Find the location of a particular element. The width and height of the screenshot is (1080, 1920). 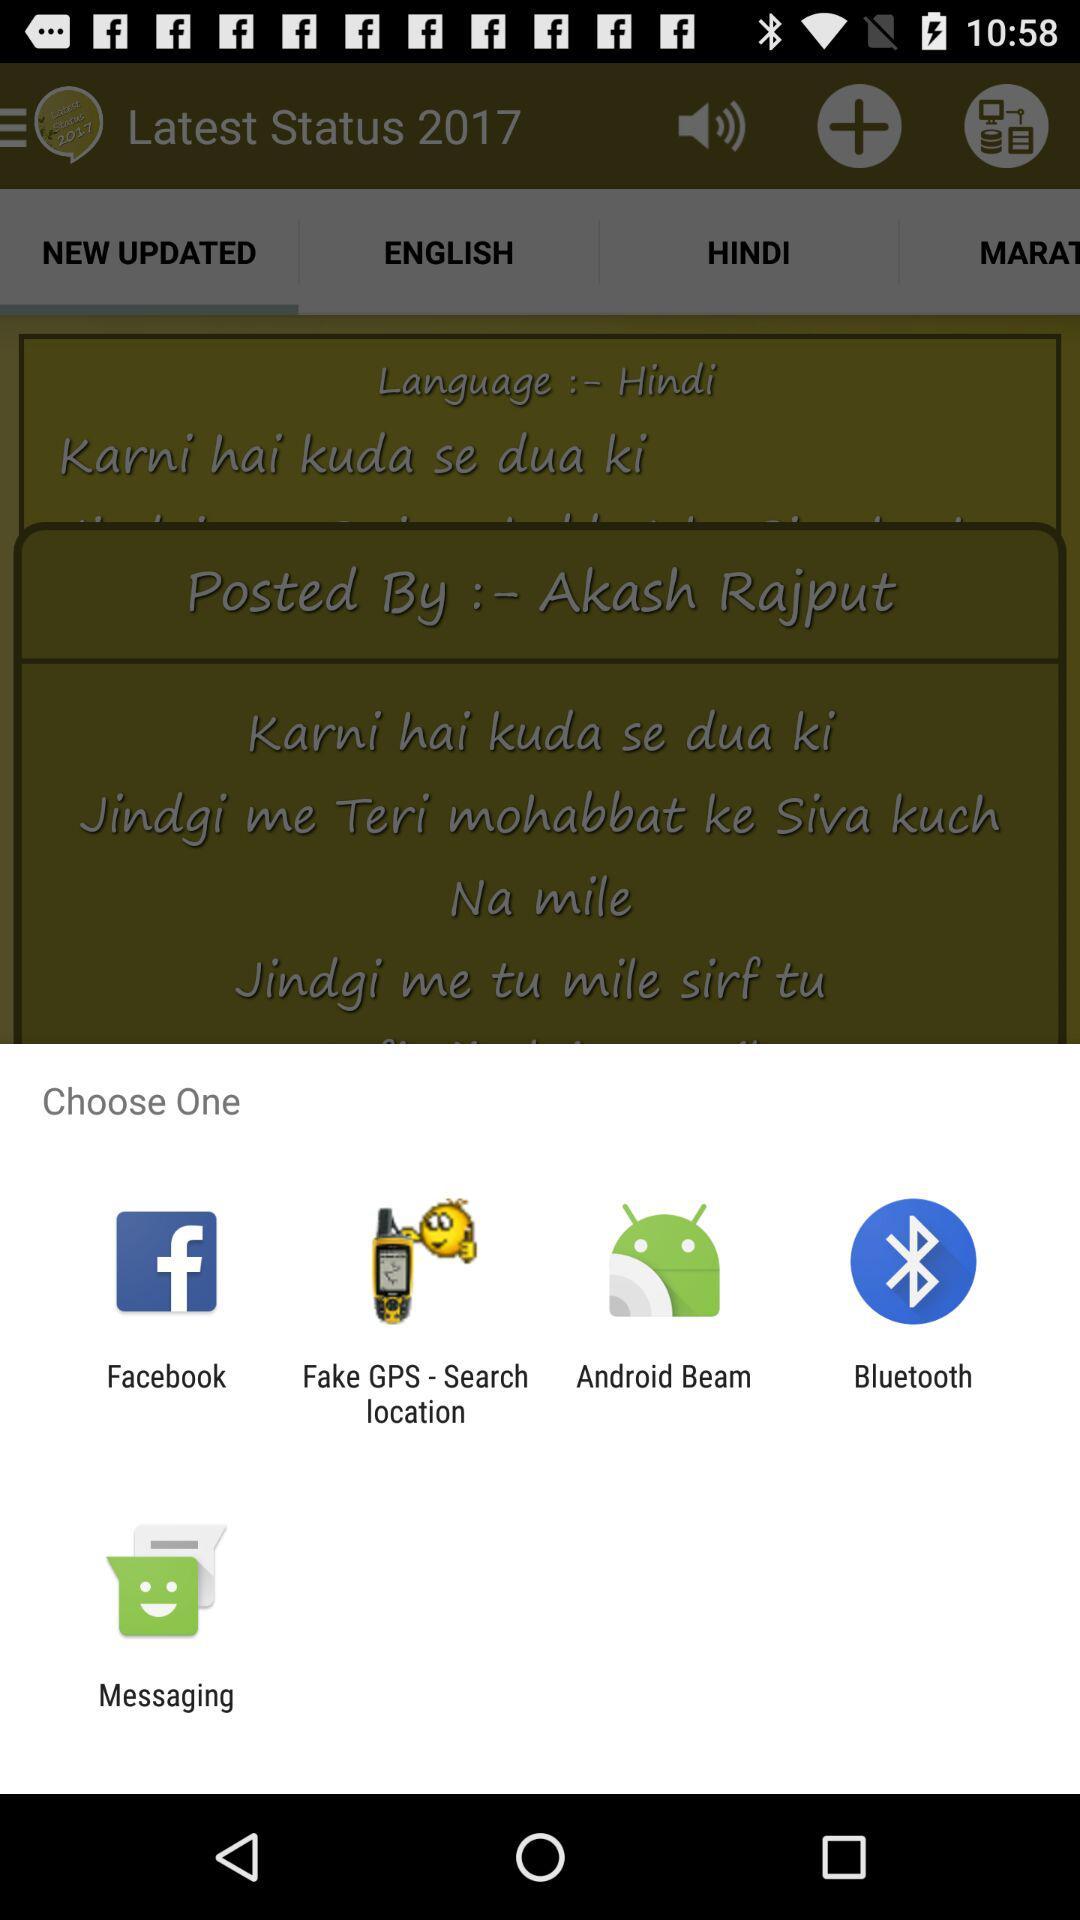

the item to the right of the fake gps search item is located at coordinates (664, 1392).